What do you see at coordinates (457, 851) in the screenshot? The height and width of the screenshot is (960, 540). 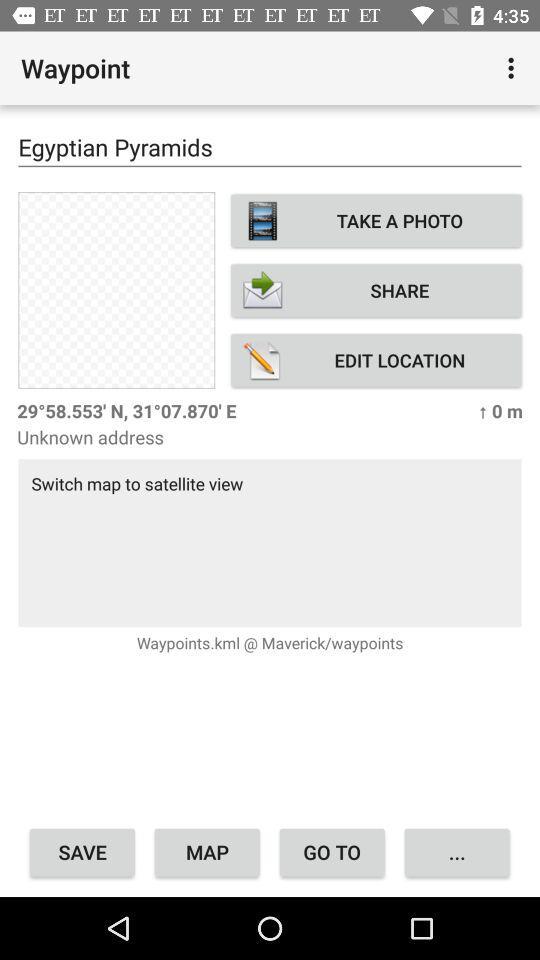 I see `icon below the waypoints kml maverick icon` at bounding box center [457, 851].